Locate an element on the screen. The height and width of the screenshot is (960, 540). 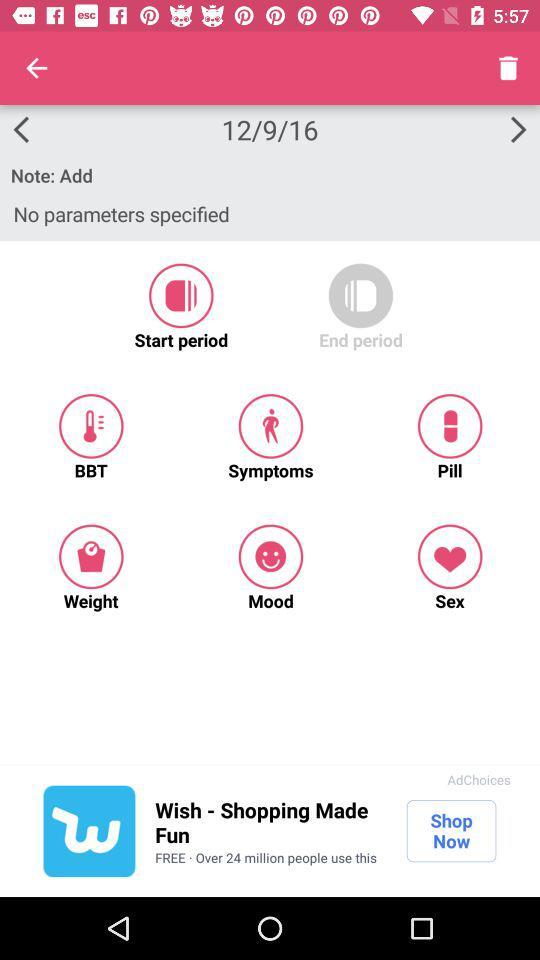
the icon below 12/9/16 item is located at coordinates (270, 174).